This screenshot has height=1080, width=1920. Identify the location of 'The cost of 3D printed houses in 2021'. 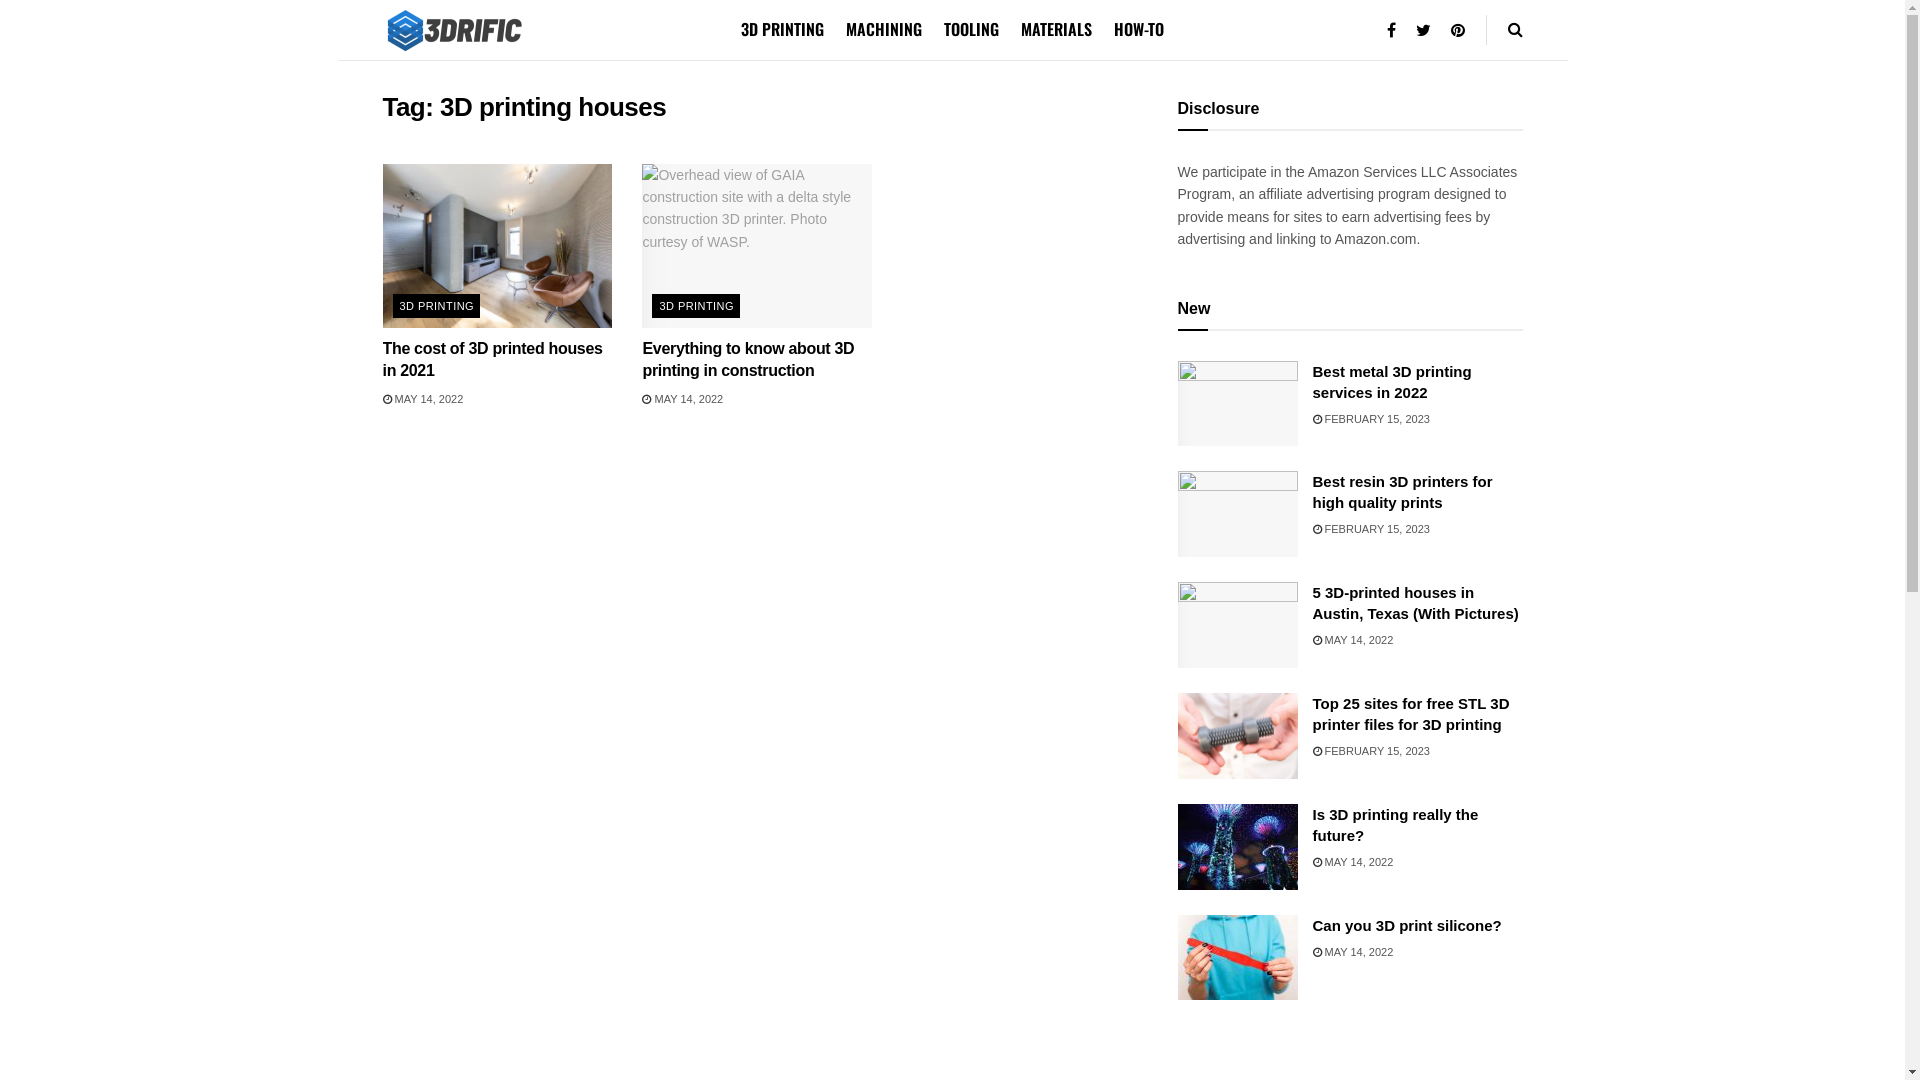
(491, 358).